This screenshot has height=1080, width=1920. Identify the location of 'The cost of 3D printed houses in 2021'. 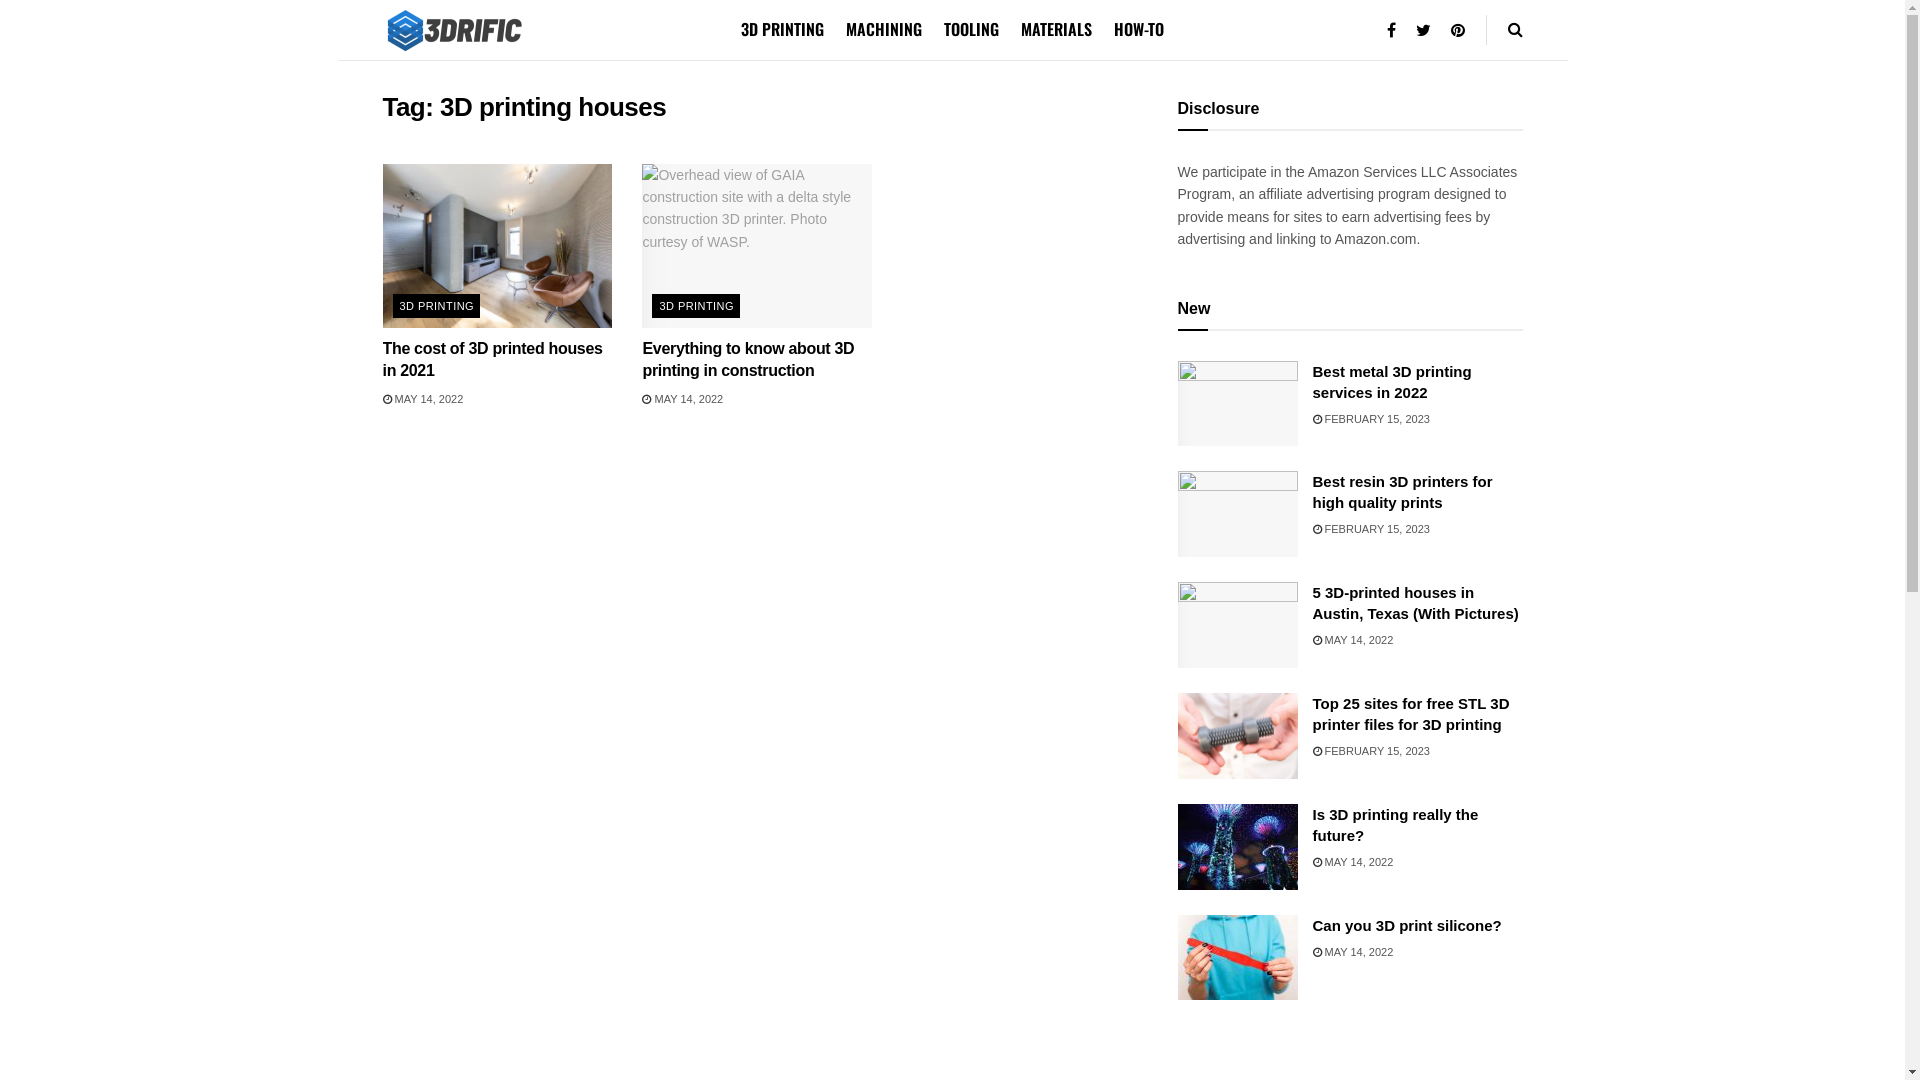
(491, 358).